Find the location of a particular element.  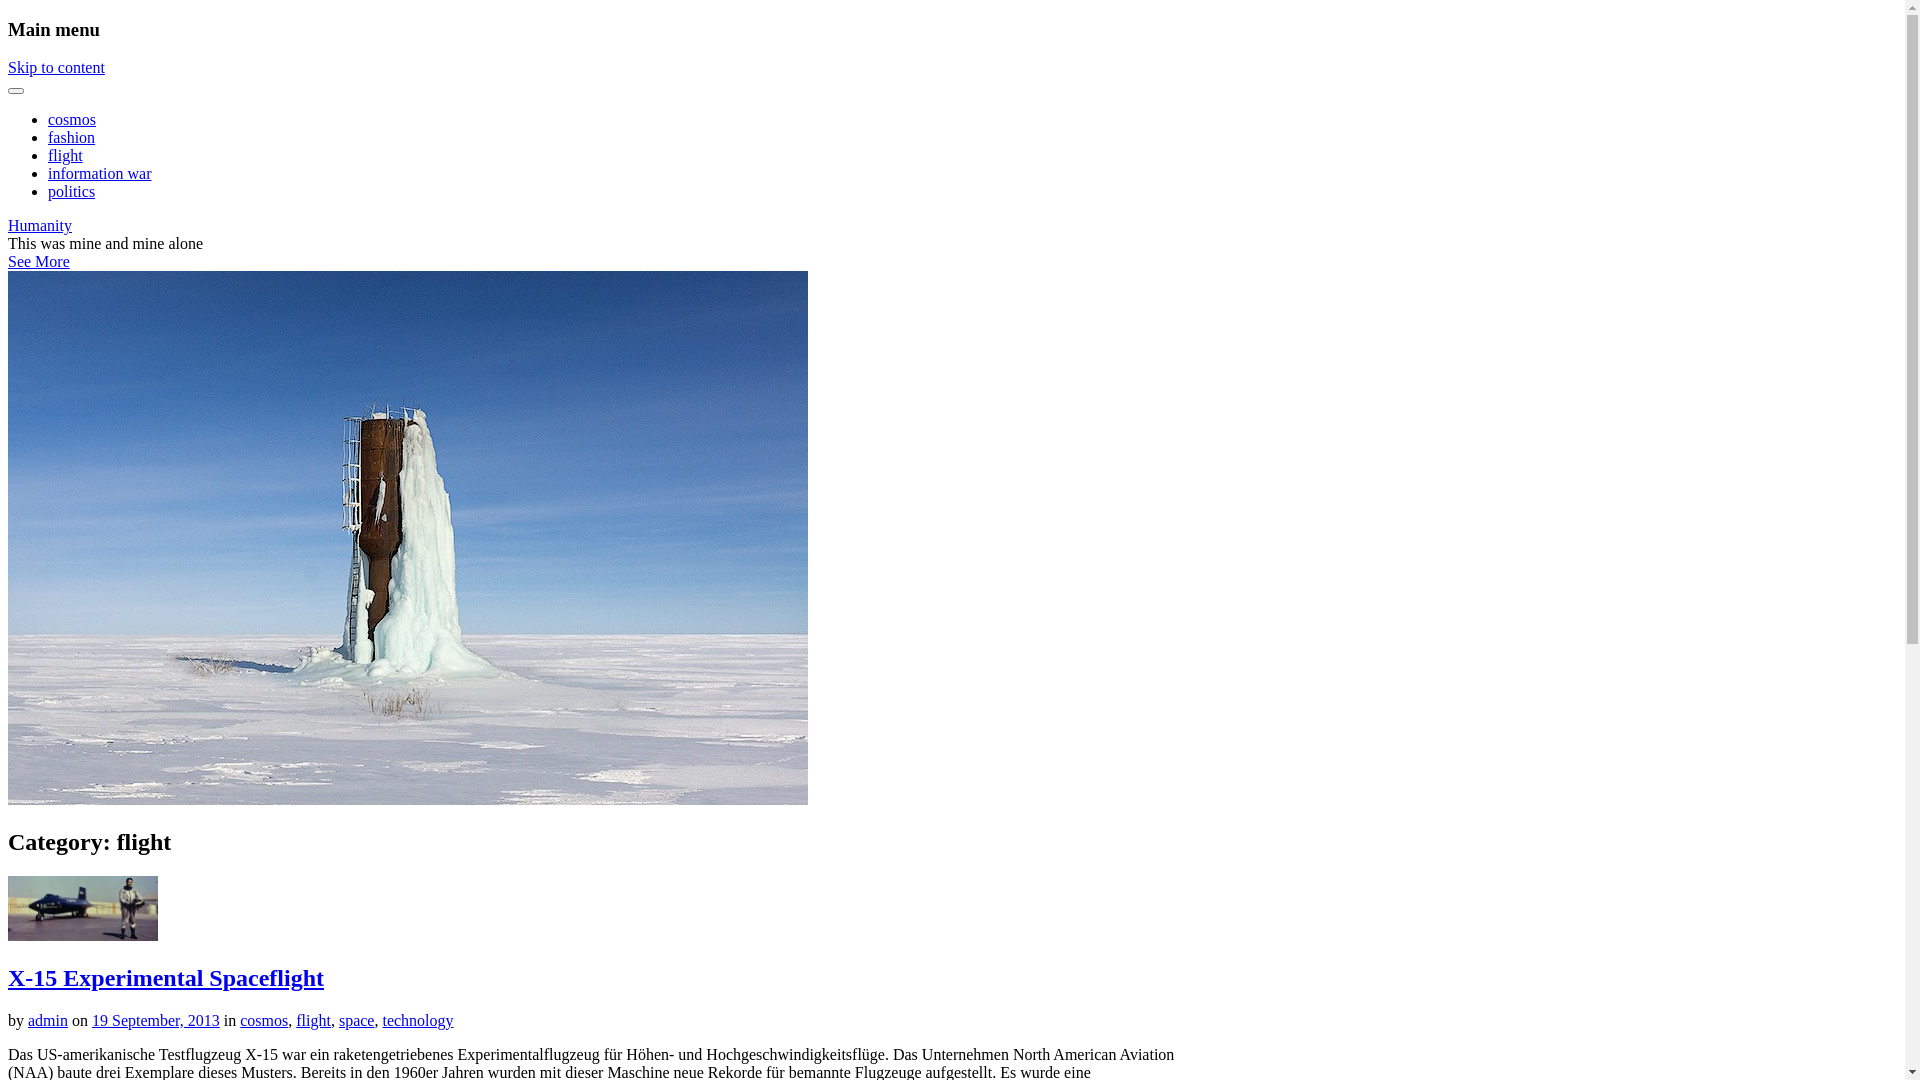

'See More' is located at coordinates (38, 260).